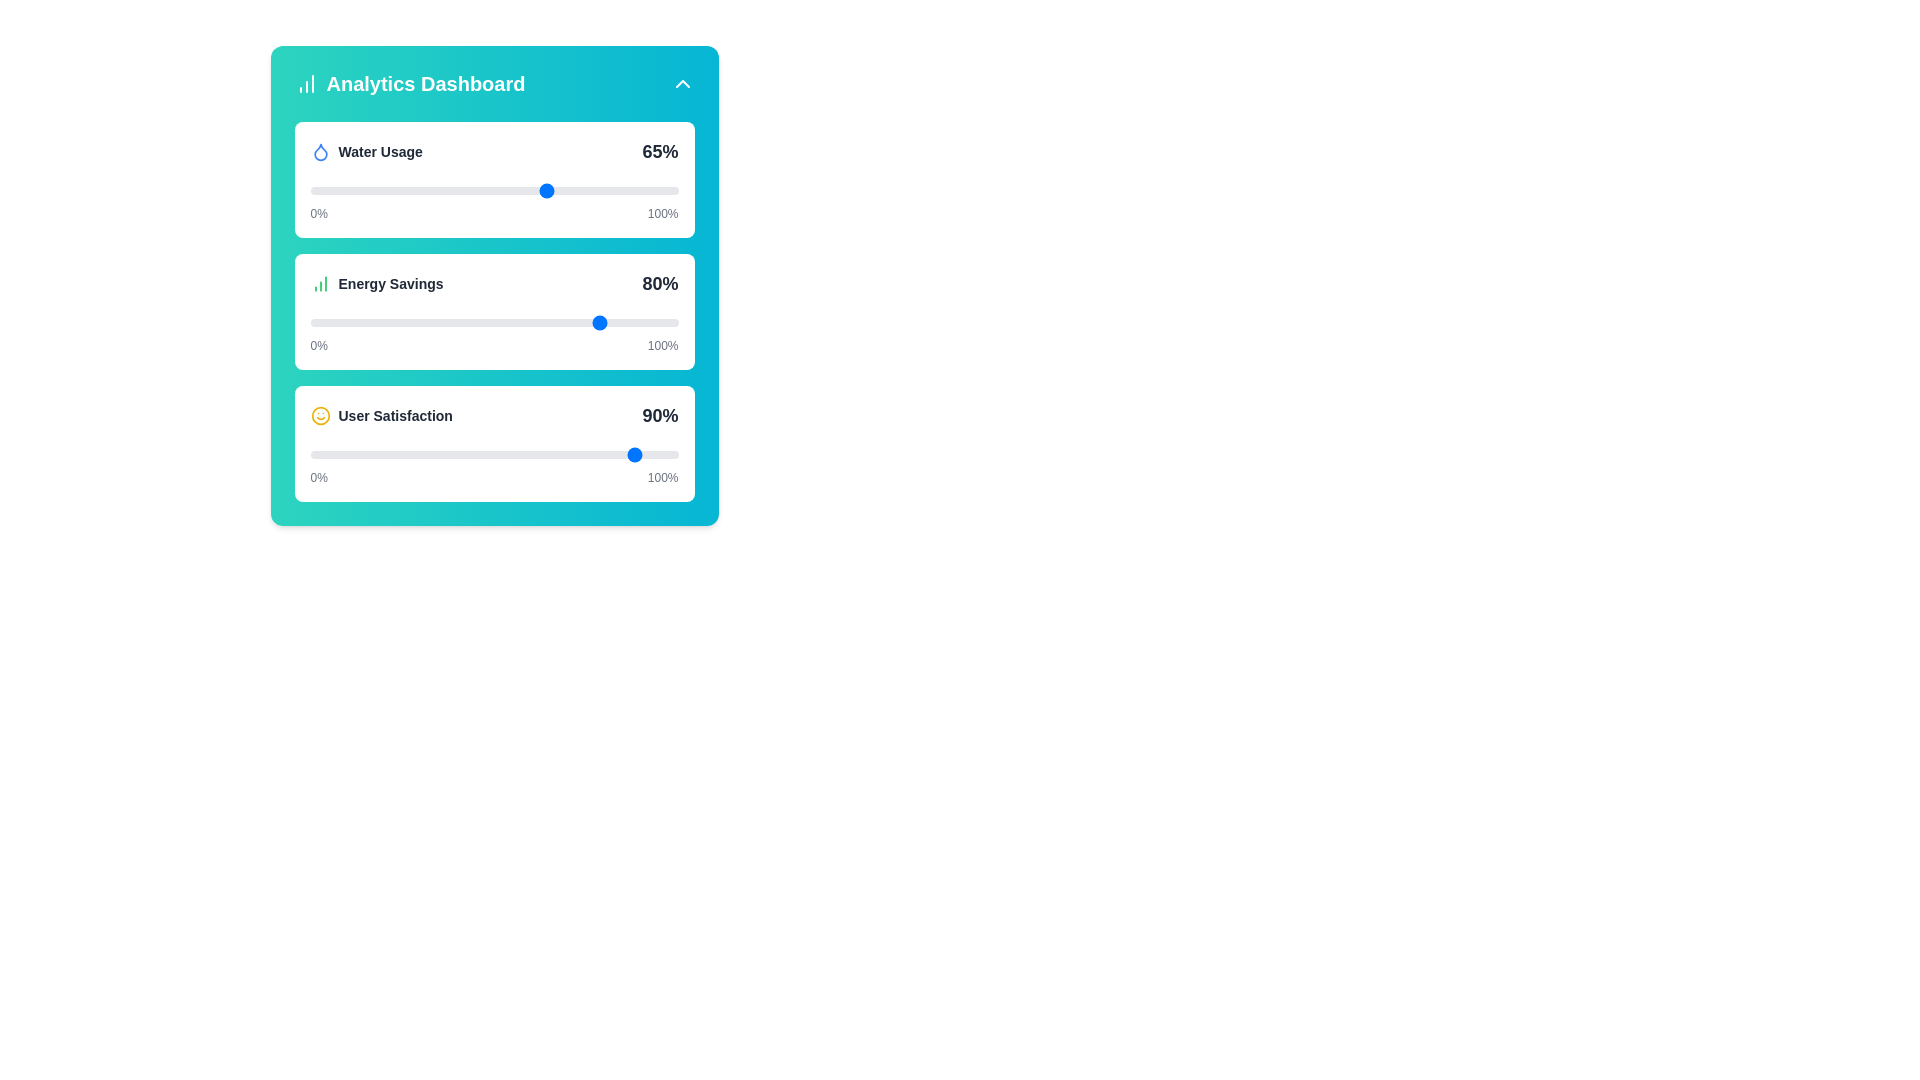 The width and height of the screenshot is (1920, 1080). I want to click on the small bar chart icon located to the left of the 'Analytics Dashboard' header, which features three vertical bars of increasing height on a light teal background, so click(305, 83).